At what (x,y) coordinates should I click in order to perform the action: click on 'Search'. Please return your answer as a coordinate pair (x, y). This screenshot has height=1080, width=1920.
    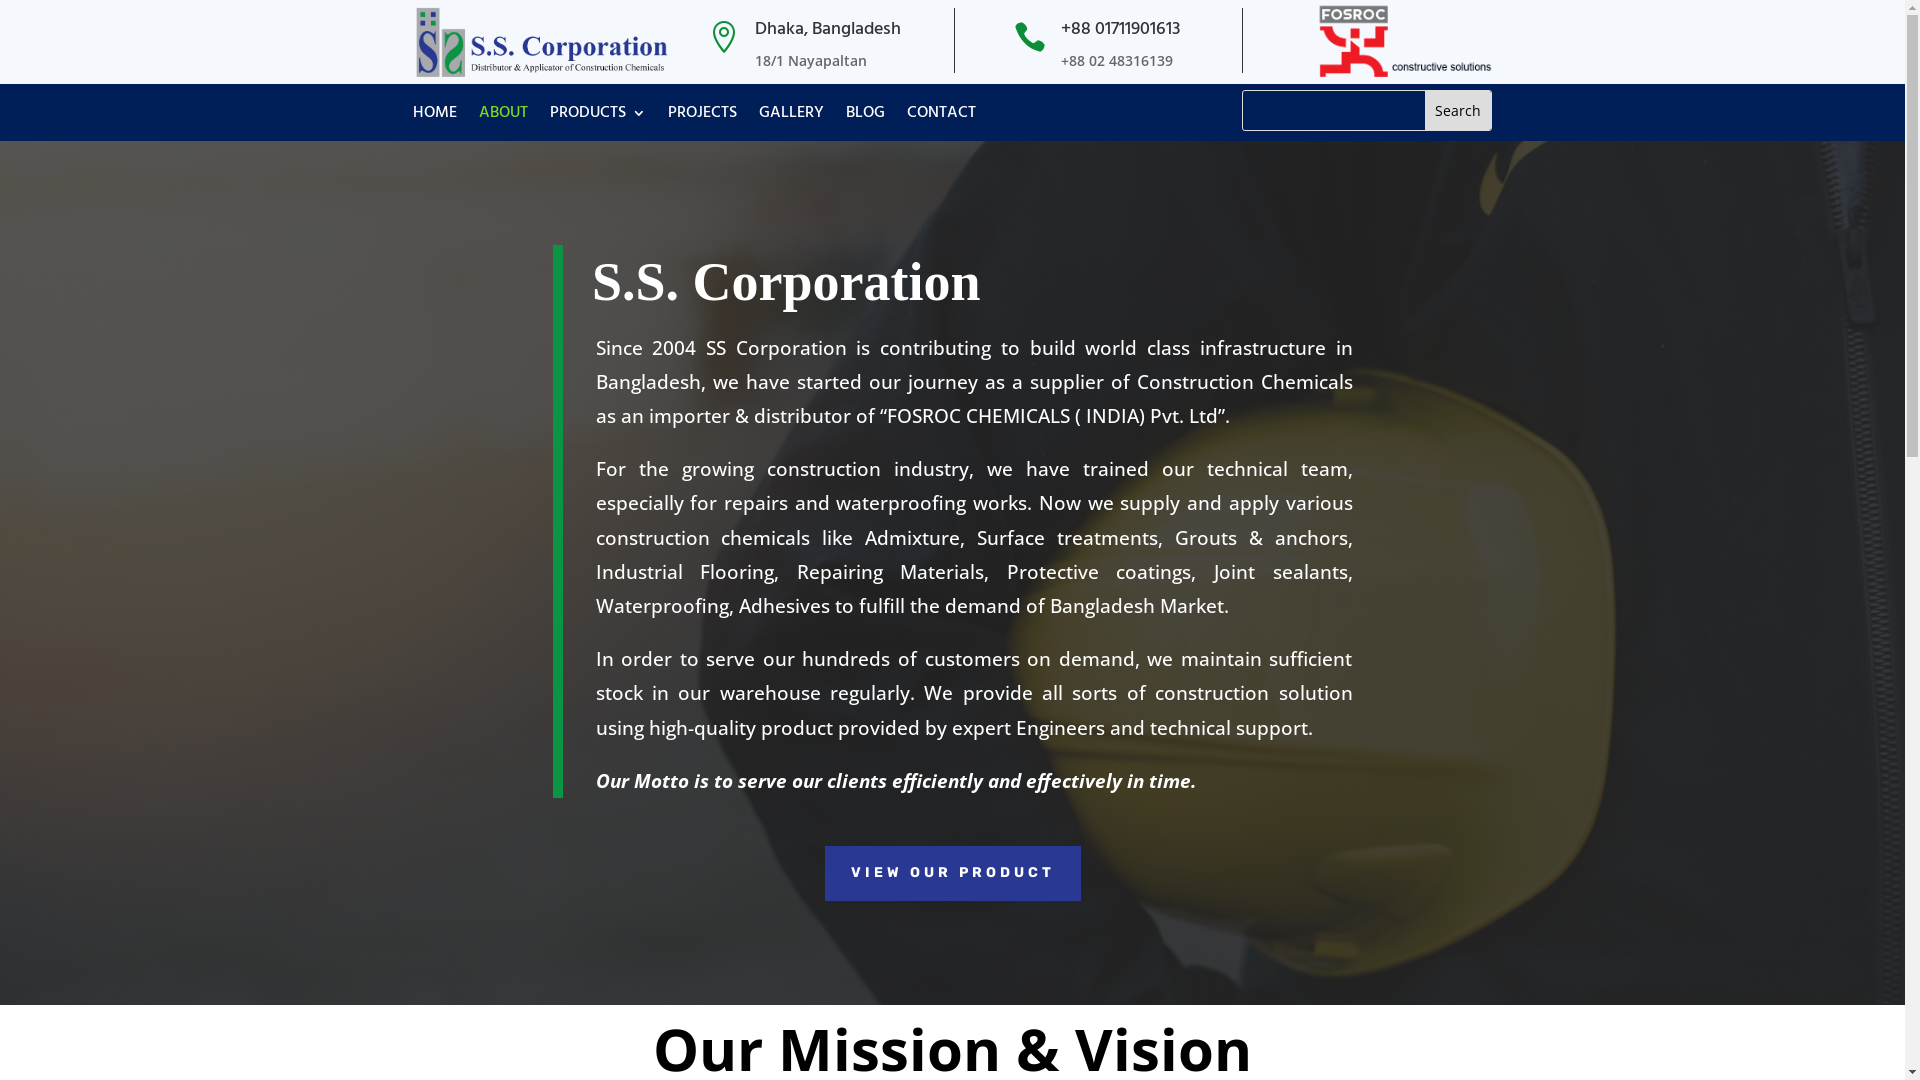
    Looking at the image, I should click on (1458, 110).